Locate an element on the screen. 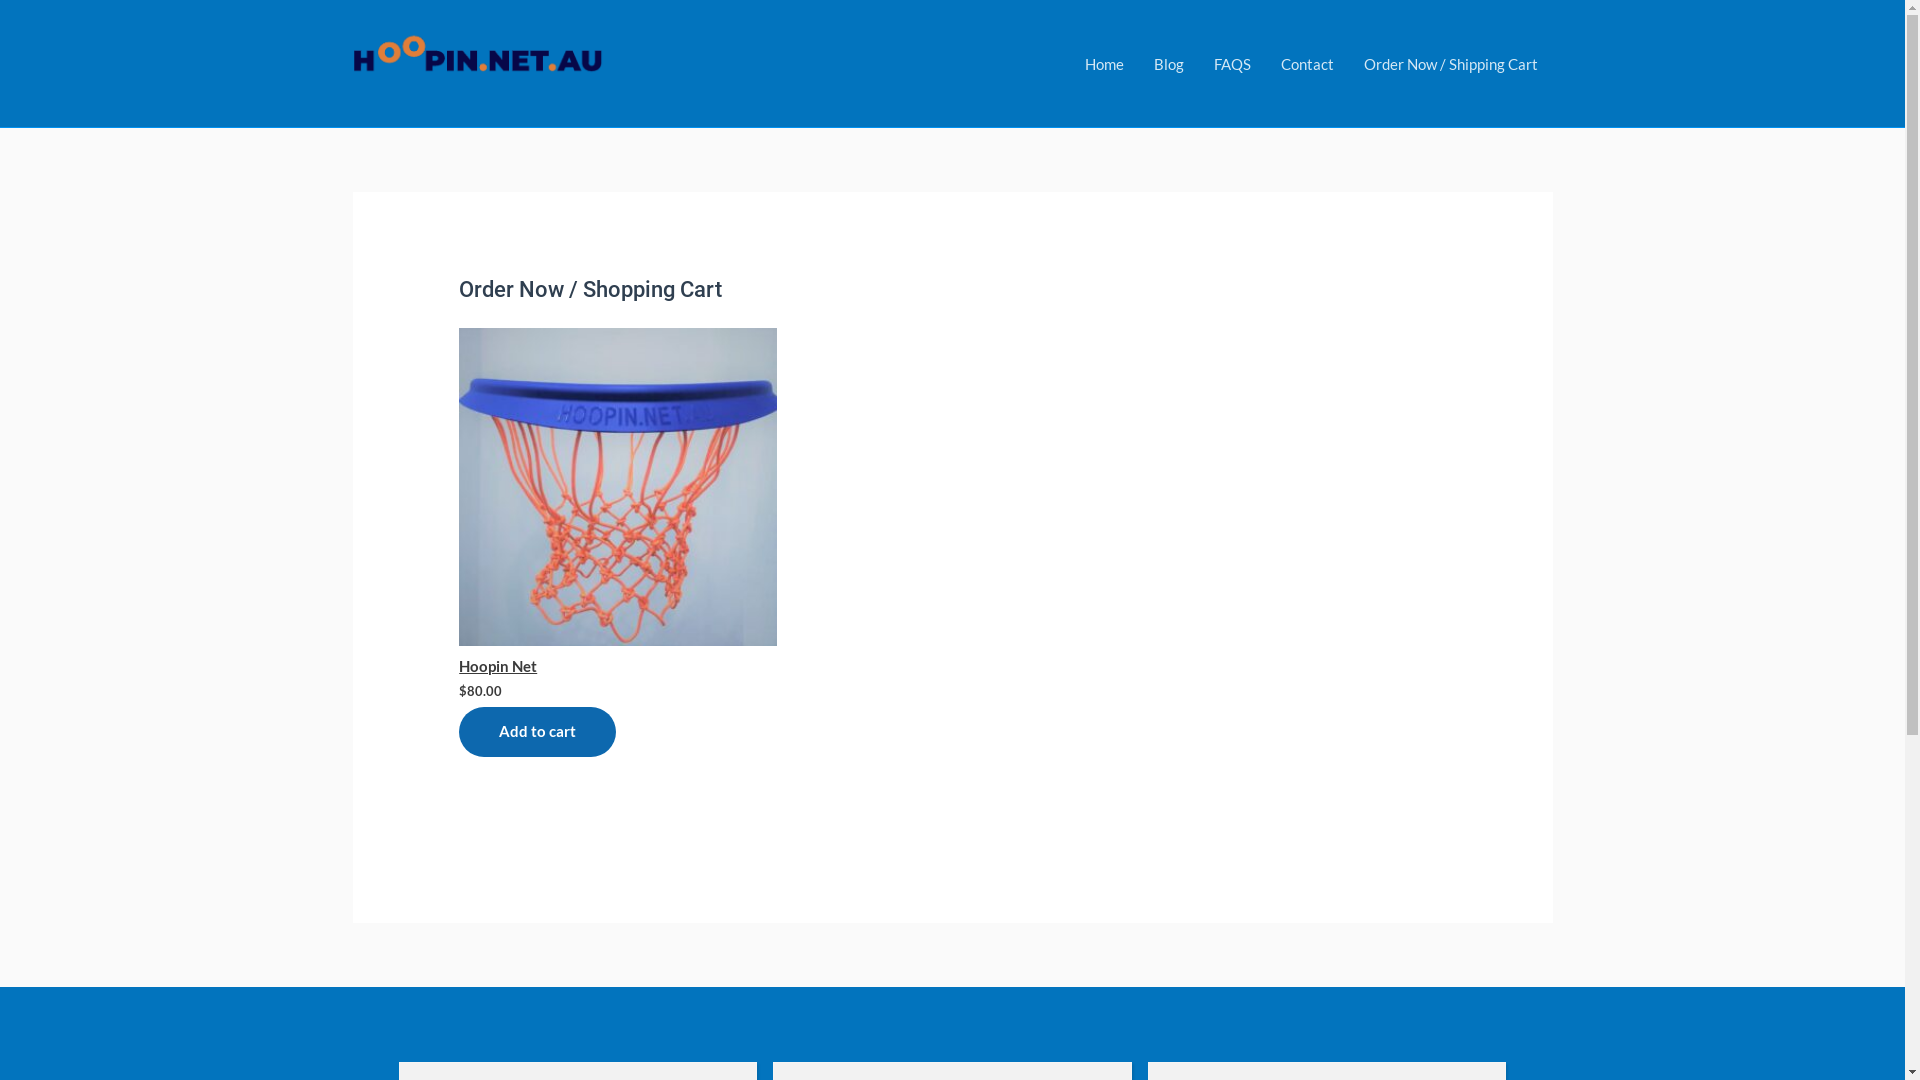 The height and width of the screenshot is (1080, 1920). 'Order Now / Shipping Cart' is located at coordinates (1449, 61).